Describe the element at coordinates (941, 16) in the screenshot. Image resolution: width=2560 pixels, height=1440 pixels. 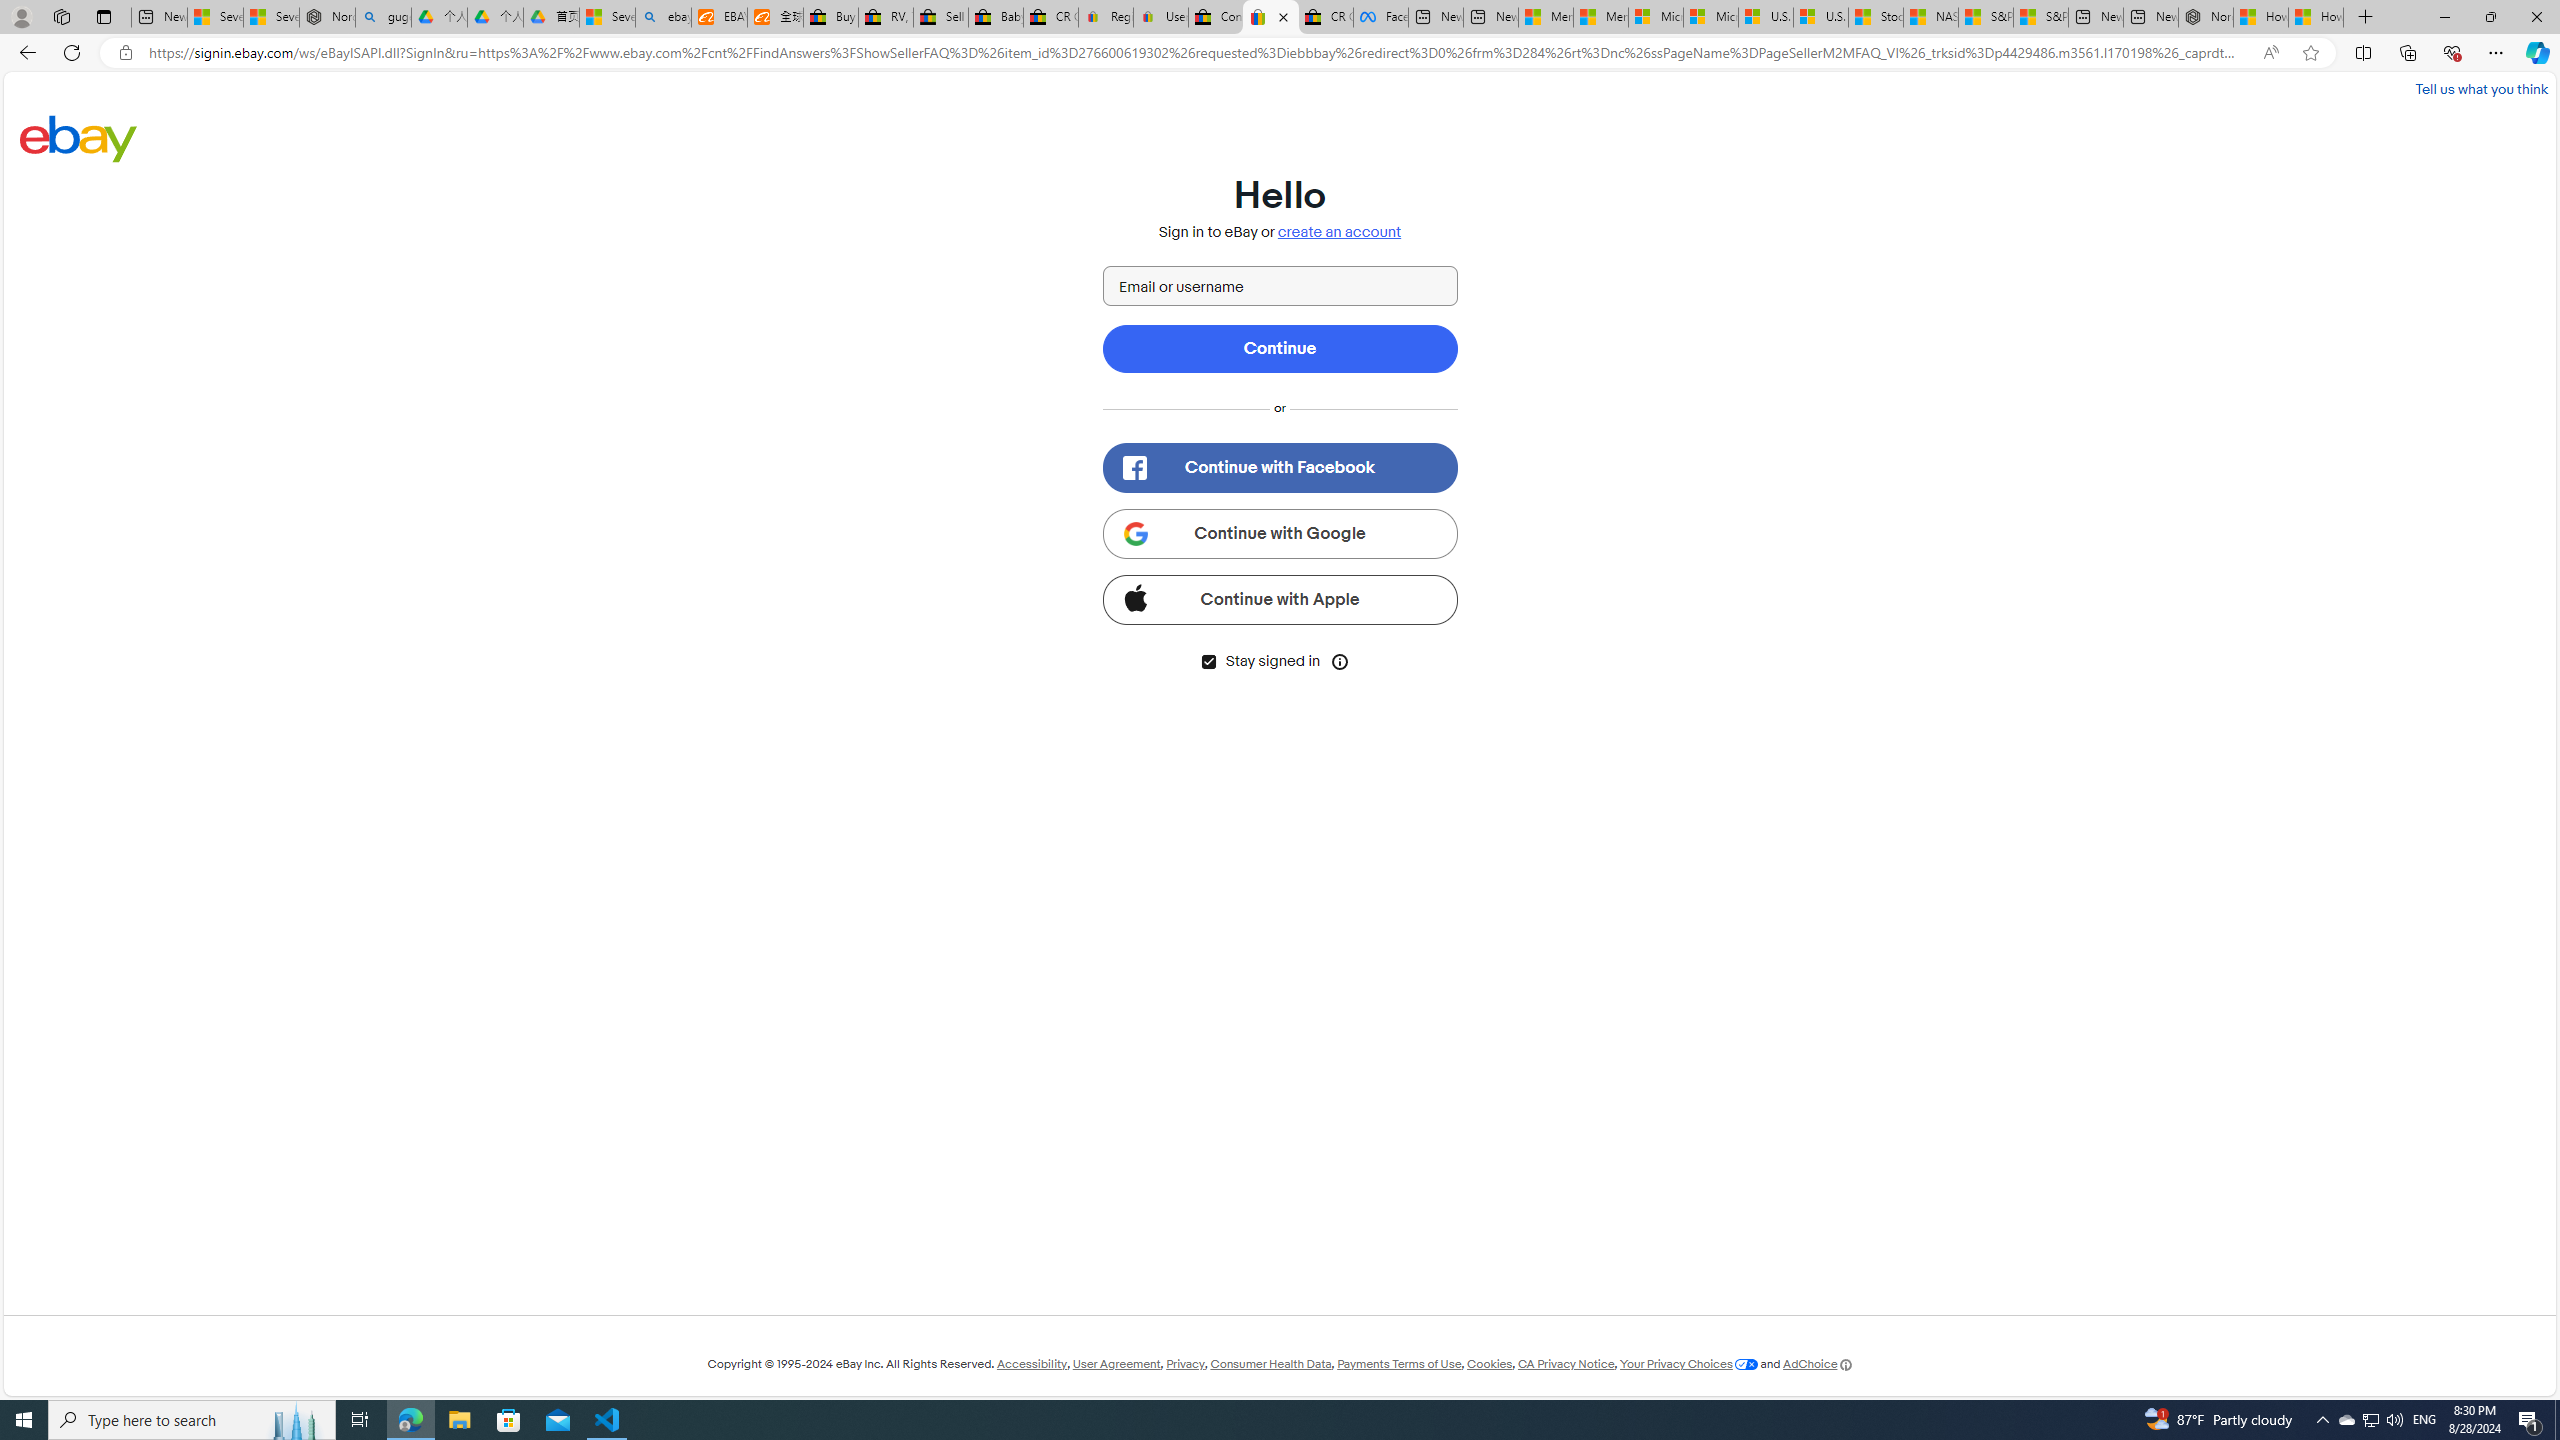
I see `'Sell worldwide with eBay'` at that location.